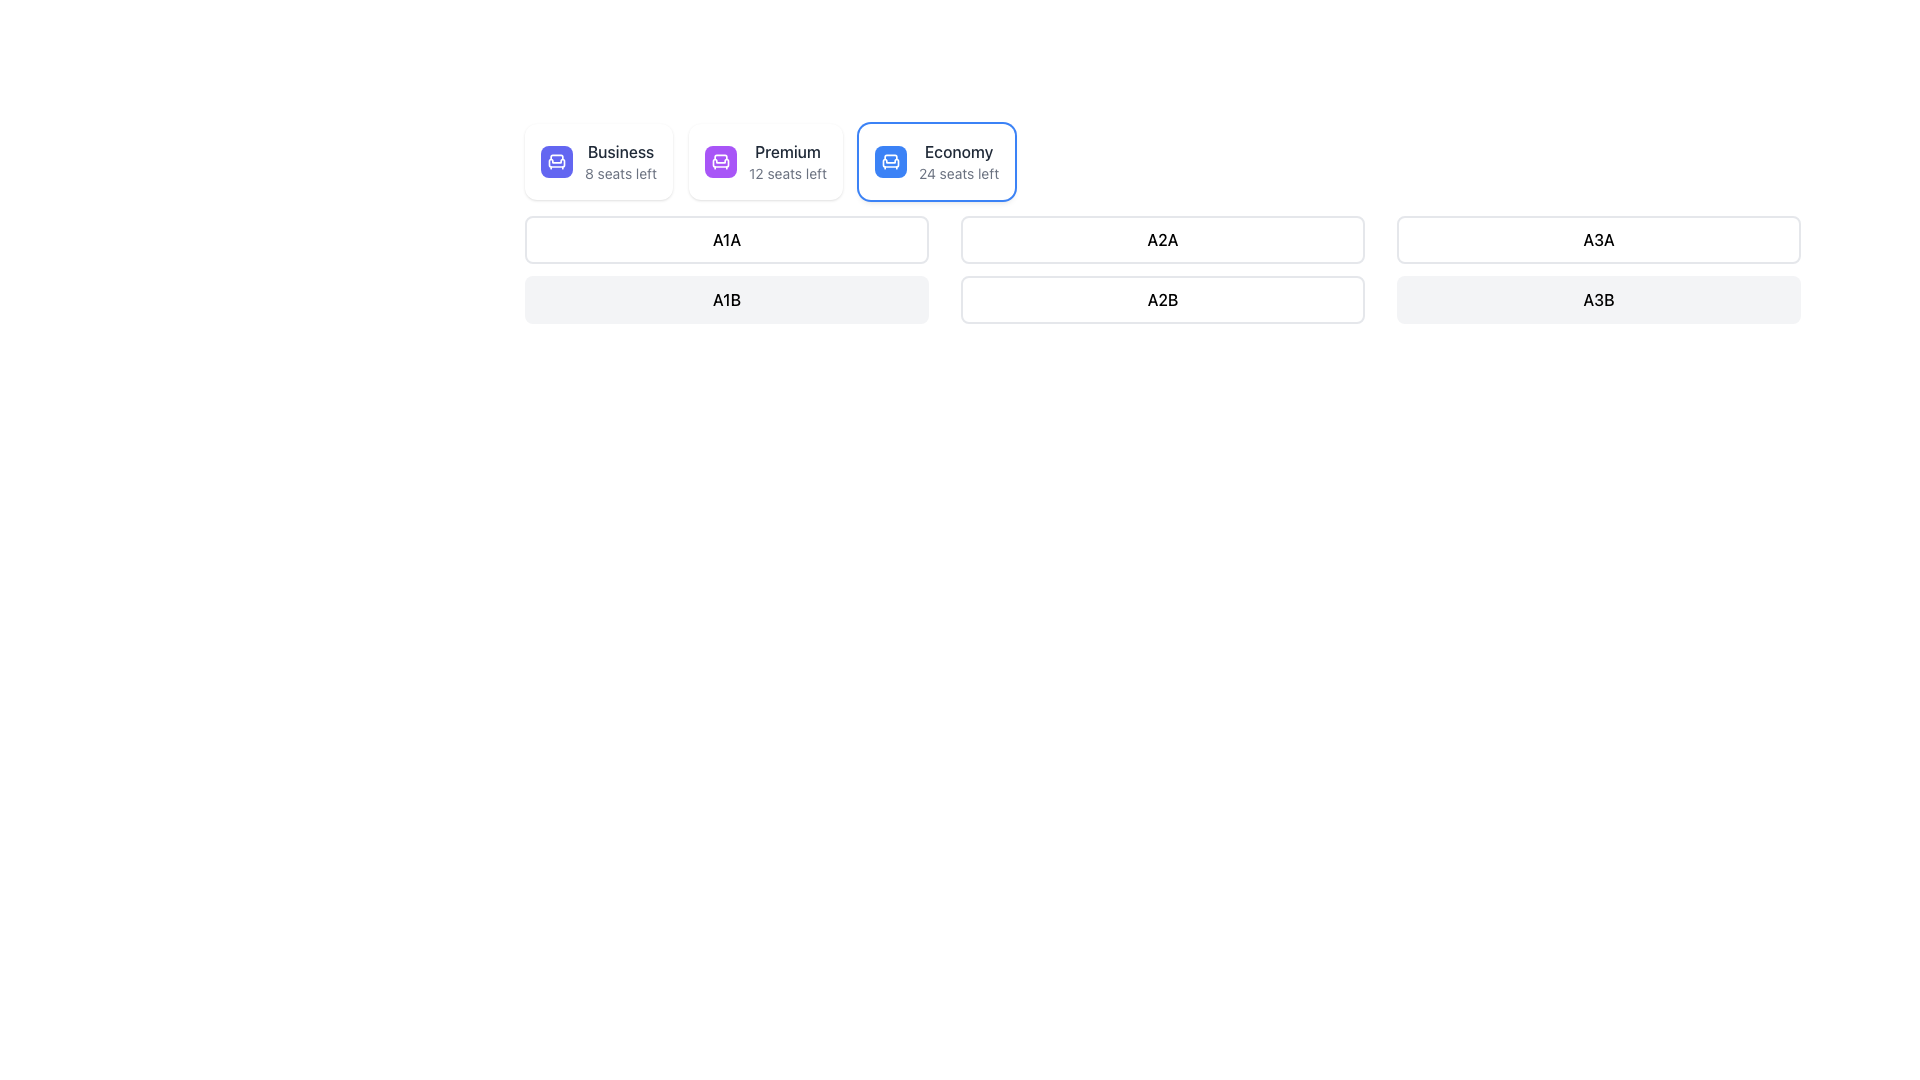  Describe the element at coordinates (958, 161) in the screenshot. I see `the descriptive text label element that displays 'Economy' and '24 seats left' located in the Economy tab` at that location.